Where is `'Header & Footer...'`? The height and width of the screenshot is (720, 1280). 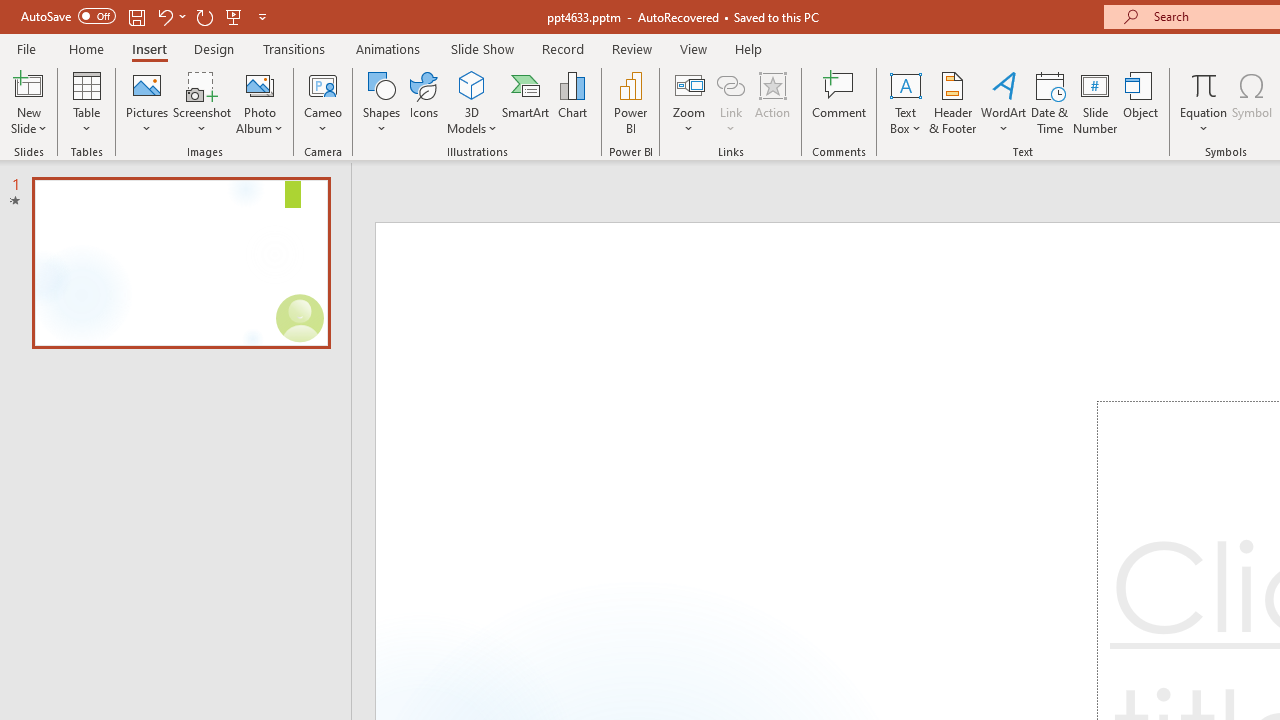
'Header & Footer...' is located at coordinates (951, 103).